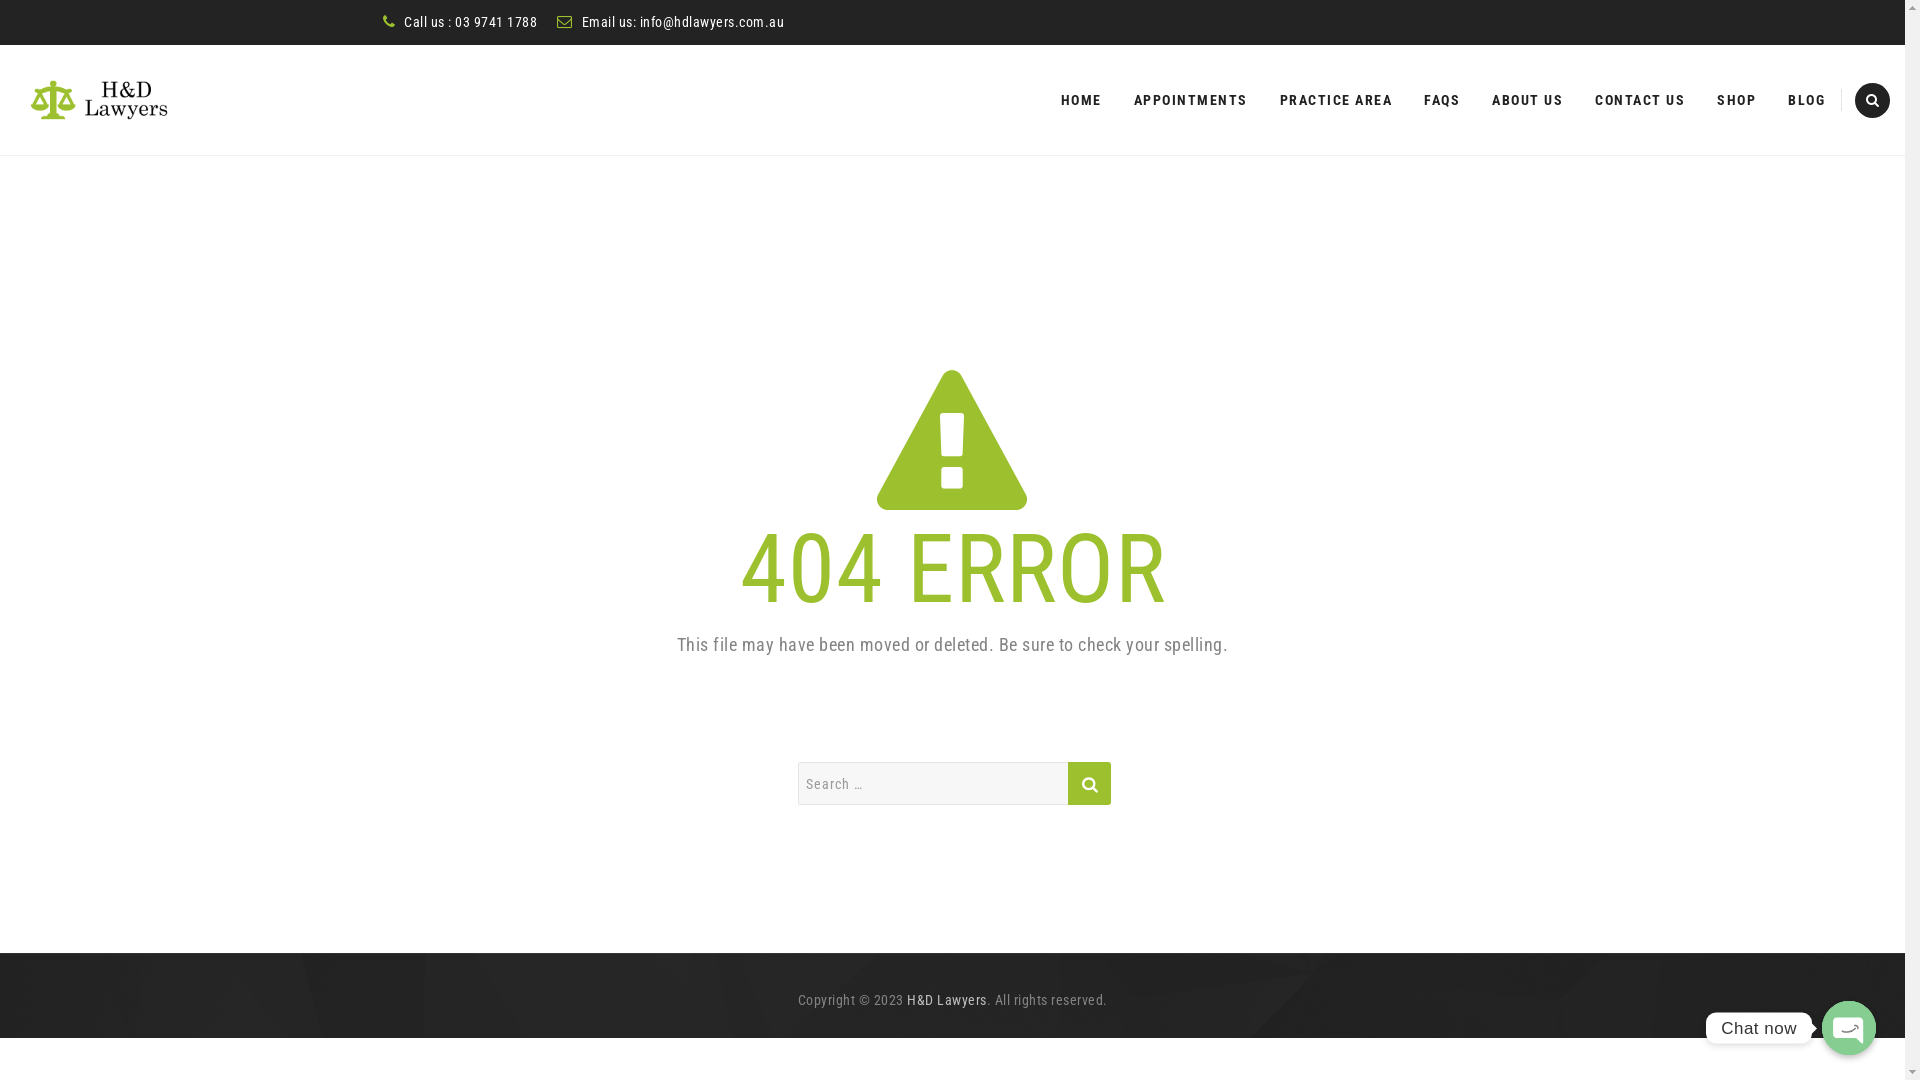  I want to click on 'HOME', so click(1079, 100).